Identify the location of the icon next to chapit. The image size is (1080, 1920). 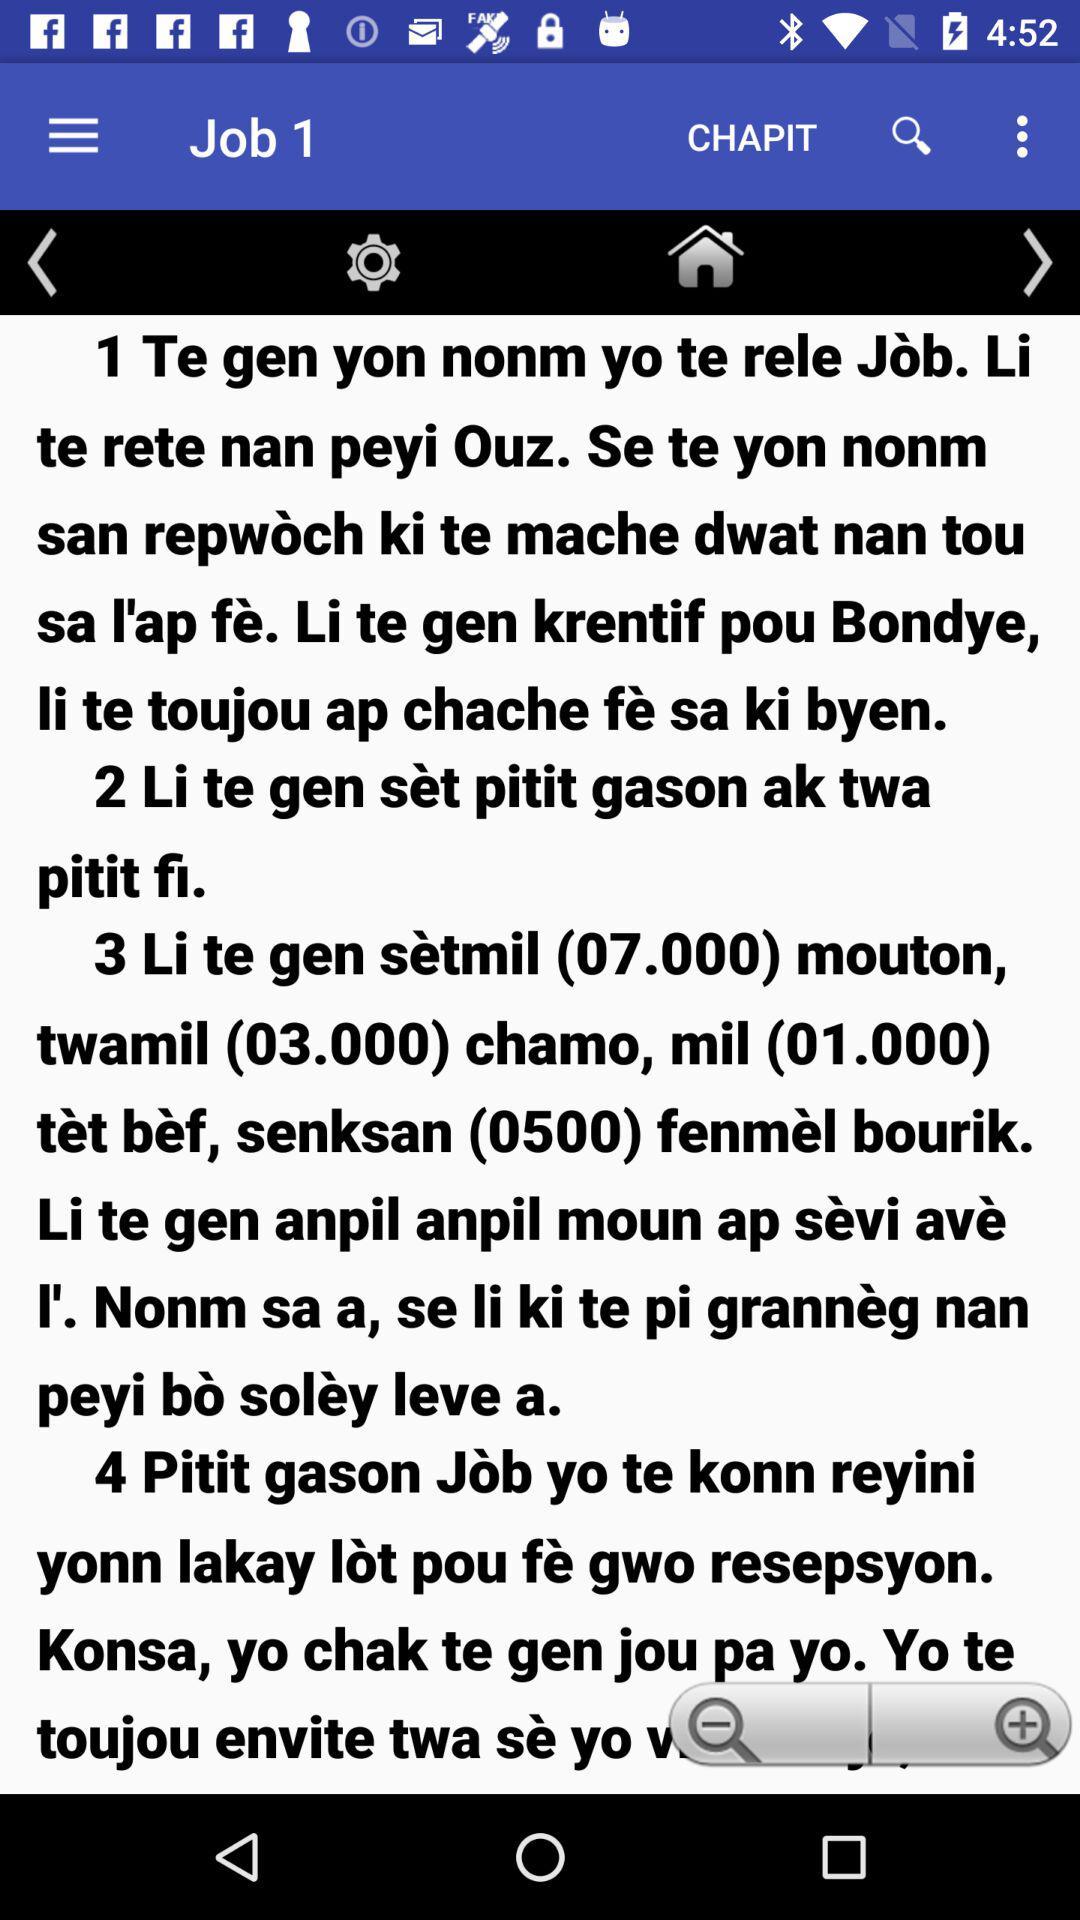
(911, 135).